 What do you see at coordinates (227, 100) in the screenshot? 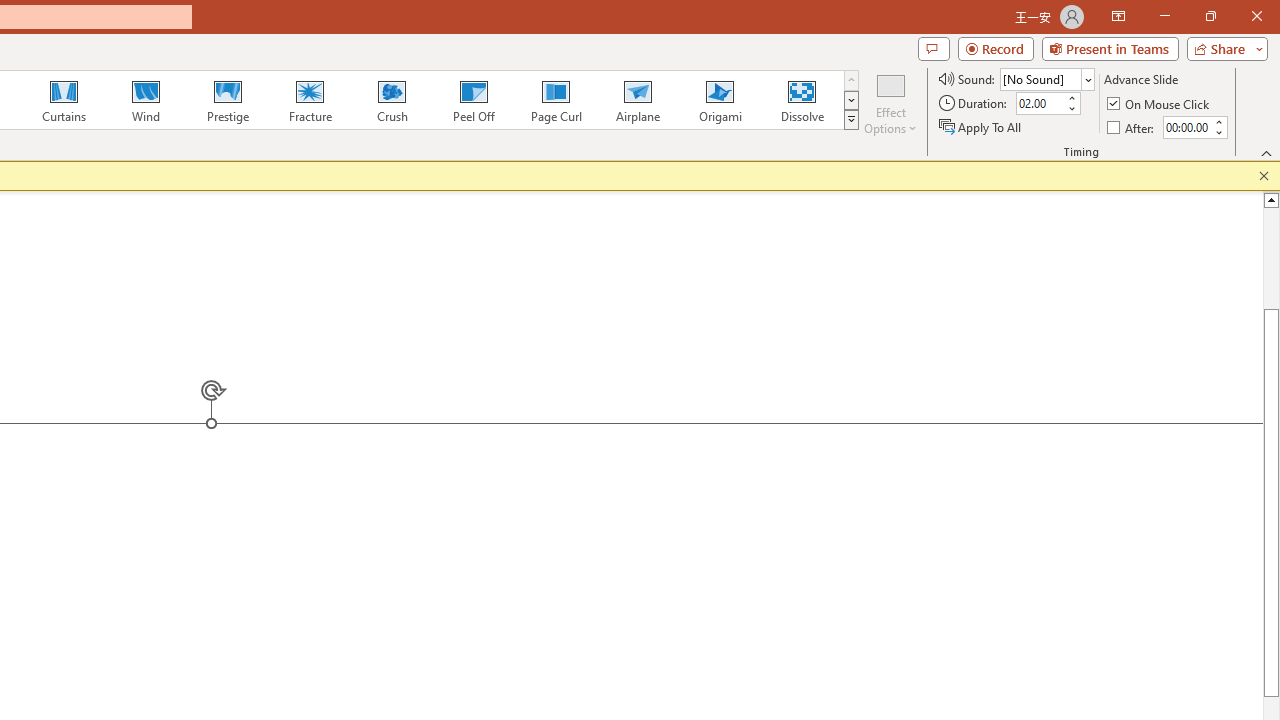
I see `'Prestige'` at bounding box center [227, 100].